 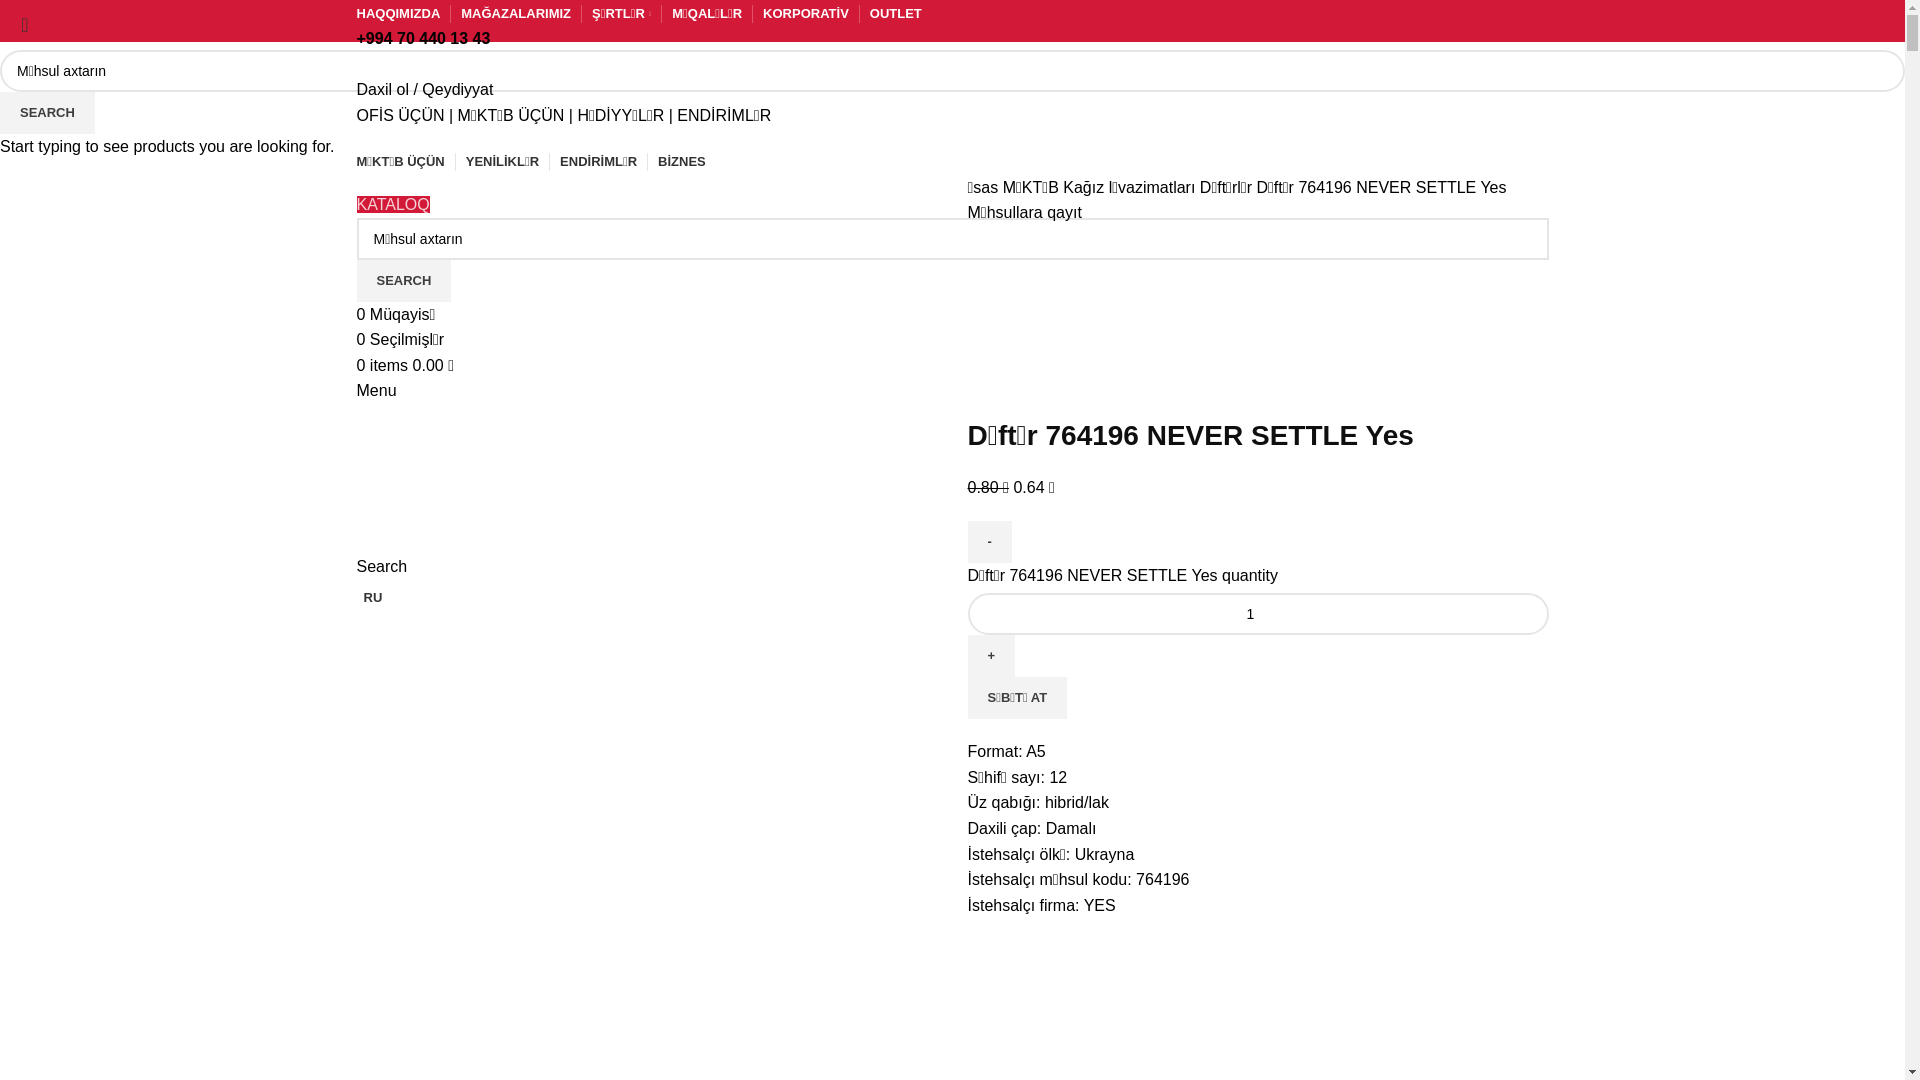 I want to click on 'Daxil ol / Qeydiyyat', so click(x=423, y=88).